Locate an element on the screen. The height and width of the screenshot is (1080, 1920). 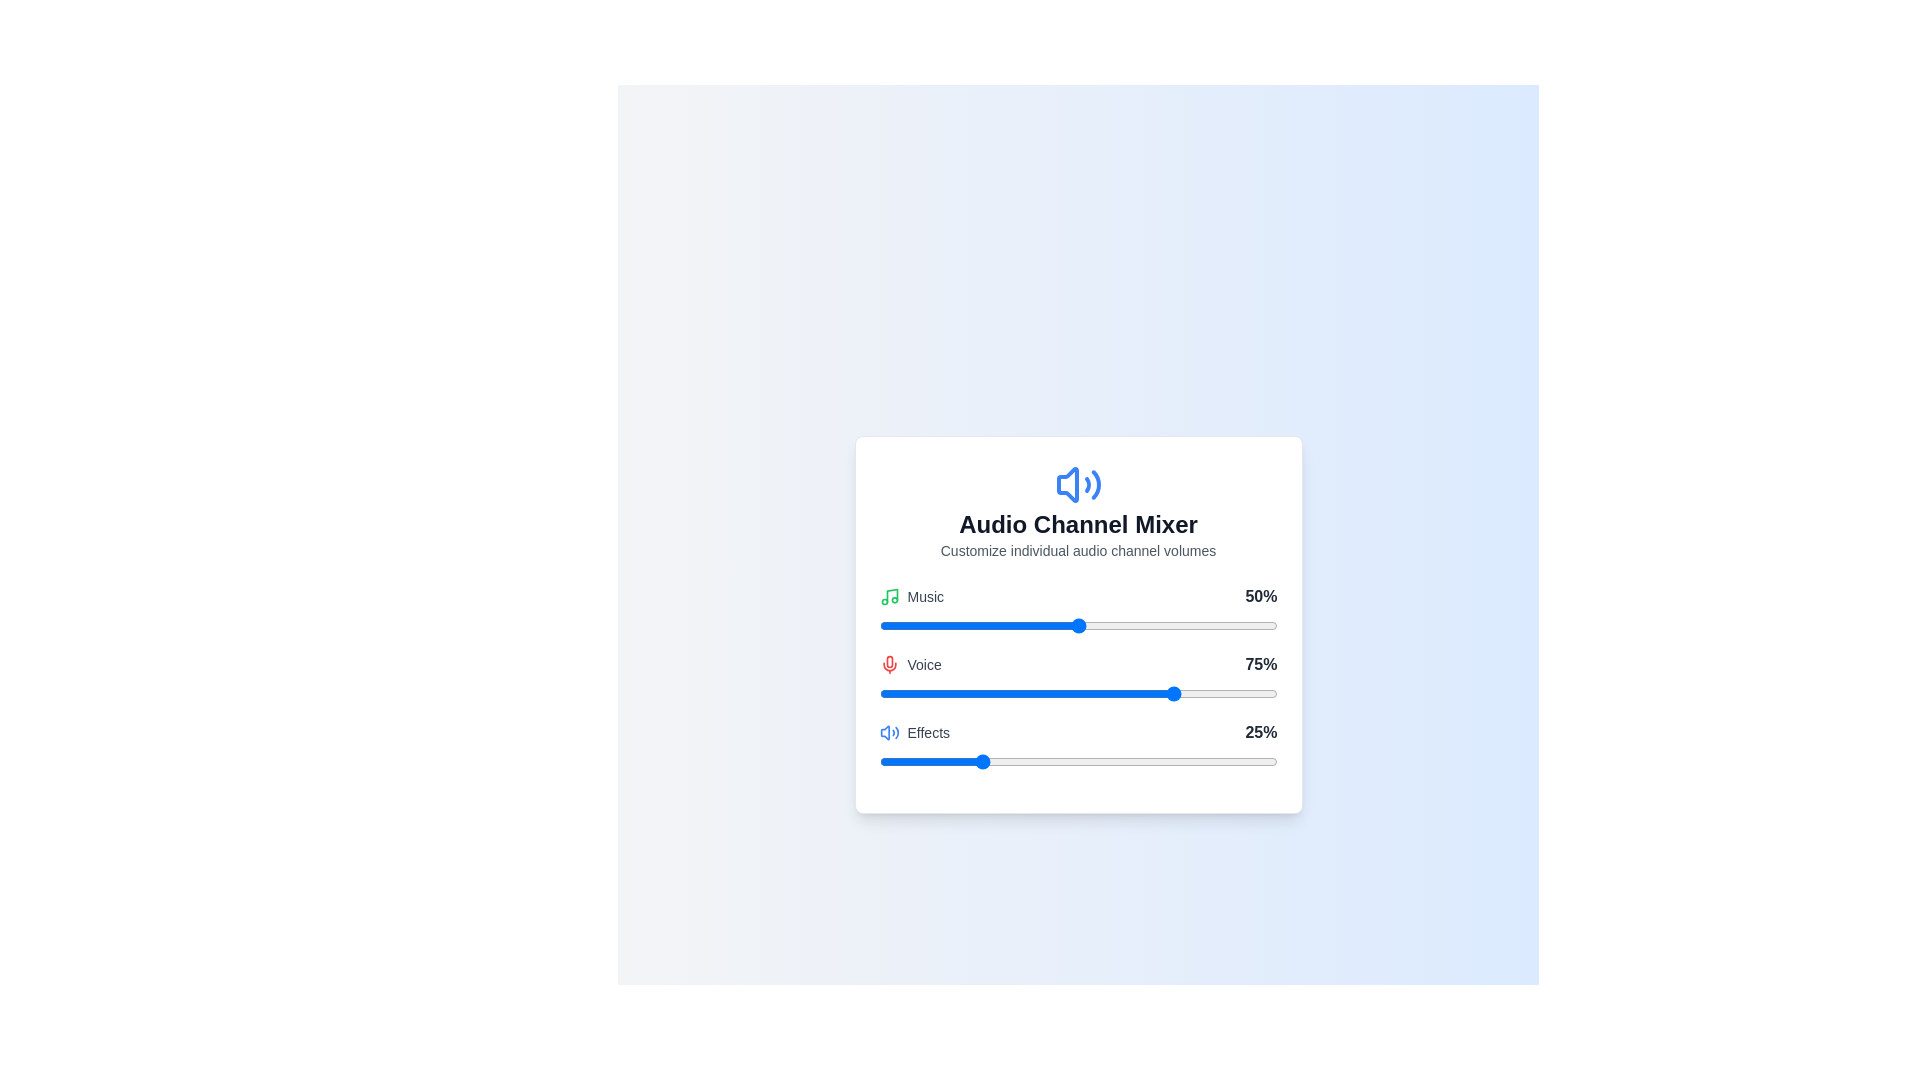
the third wave shape of the sound icon, which is part of the volume control symbol, suggesting audio output is located at coordinates (1094, 485).